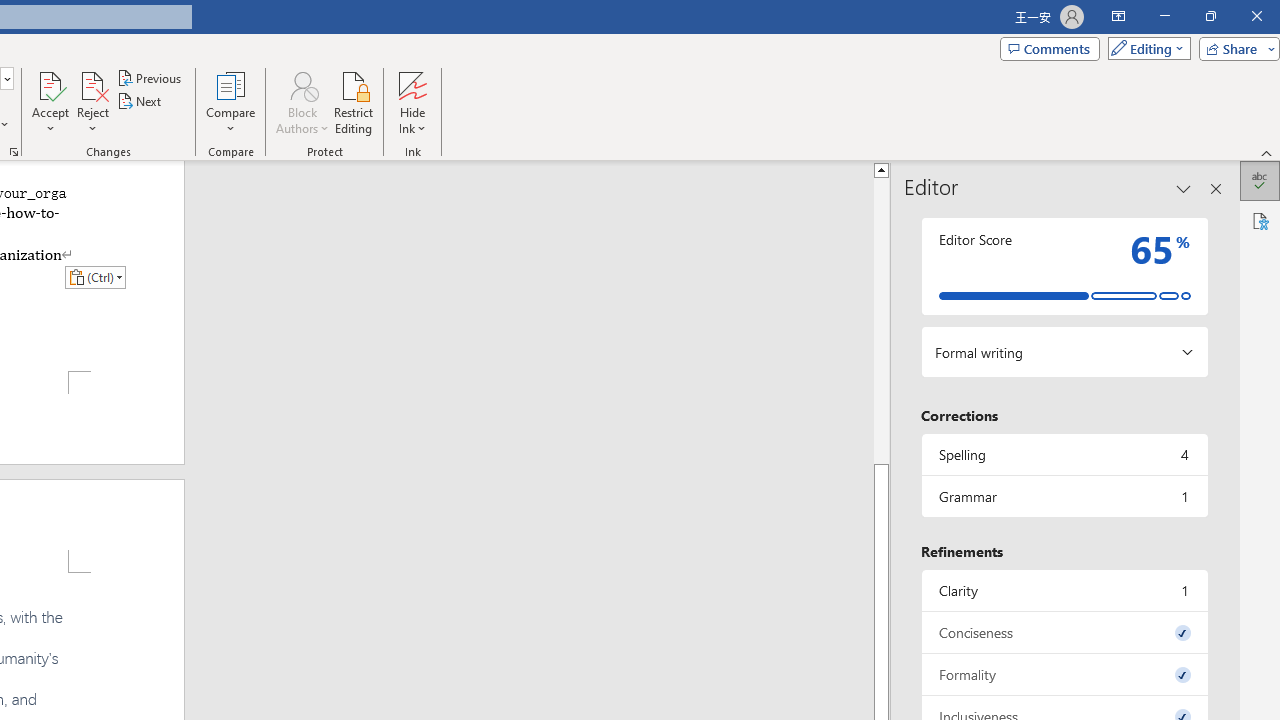 The height and width of the screenshot is (720, 1280). I want to click on 'Grammar, 1 issue. Press space or enter to review items.', so click(1063, 495).